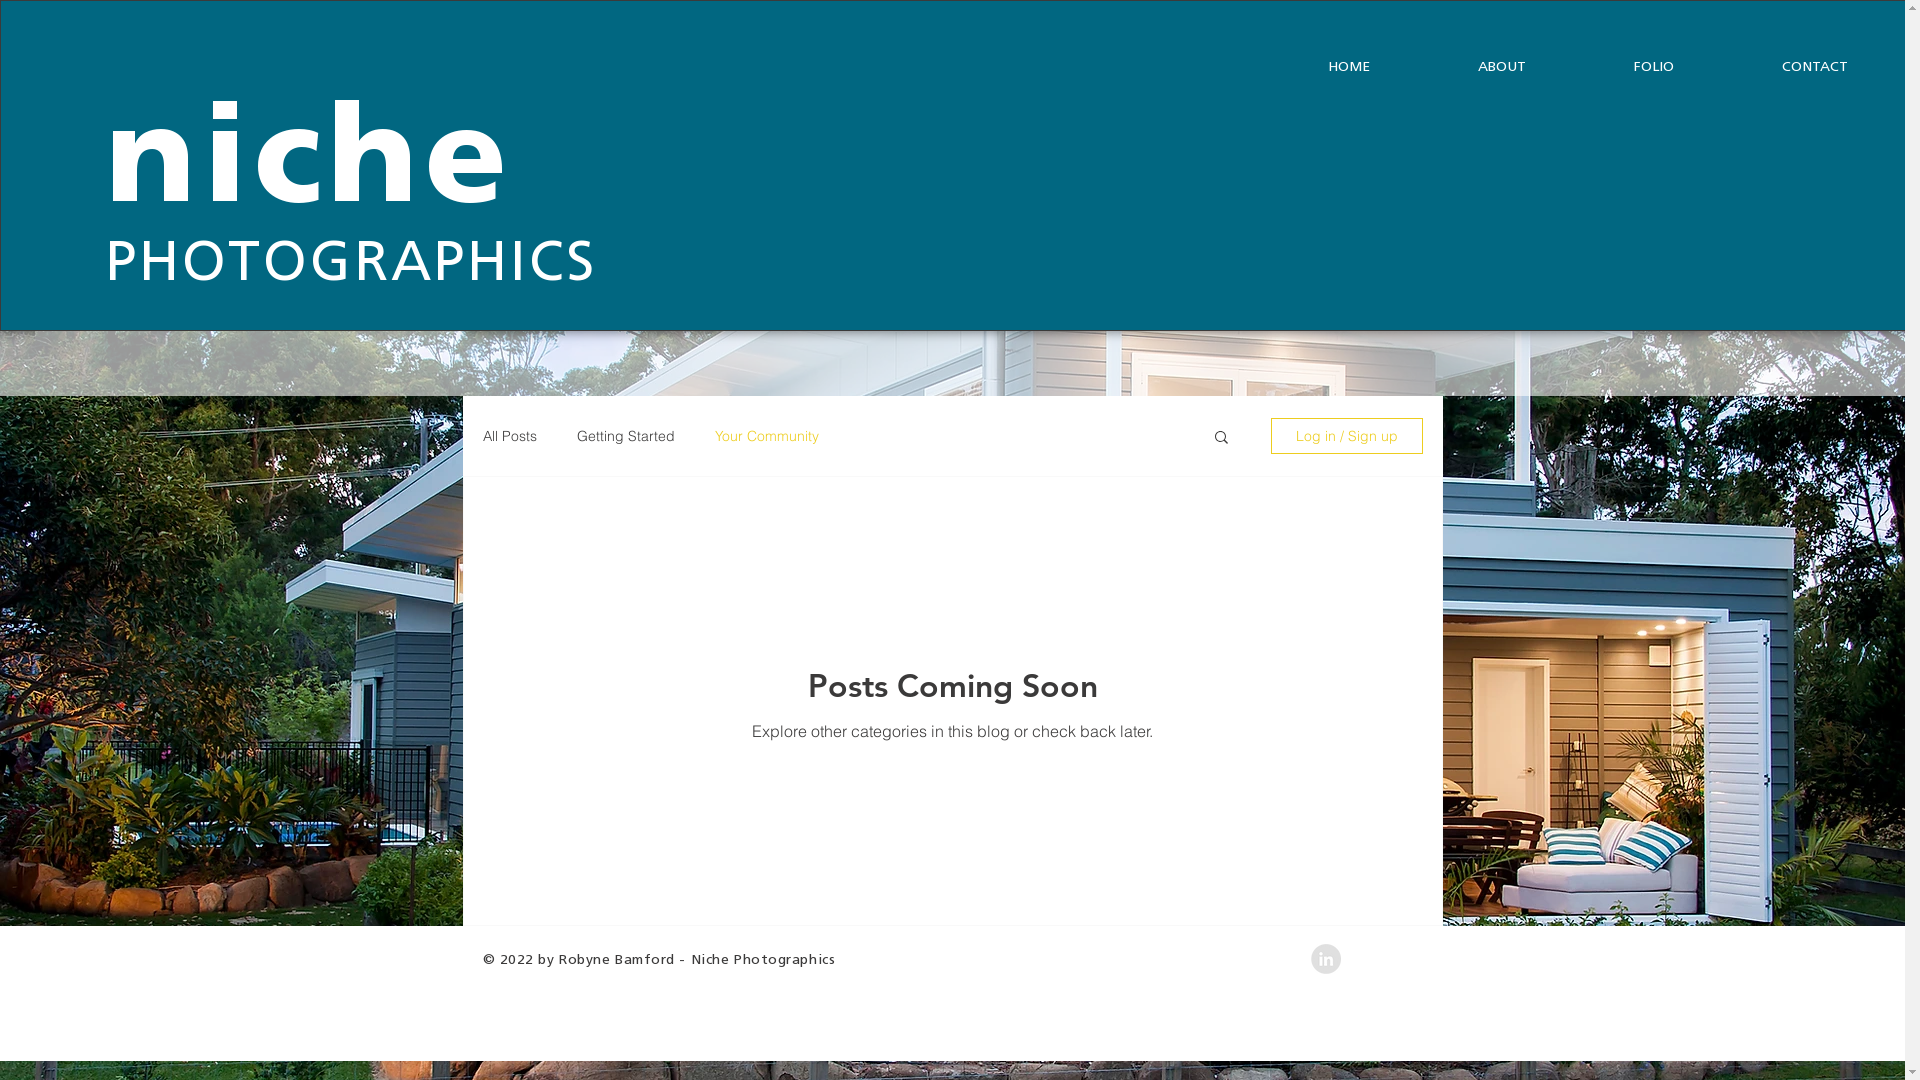 The height and width of the screenshot is (1080, 1920). I want to click on 'Your Community', so click(765, 434).